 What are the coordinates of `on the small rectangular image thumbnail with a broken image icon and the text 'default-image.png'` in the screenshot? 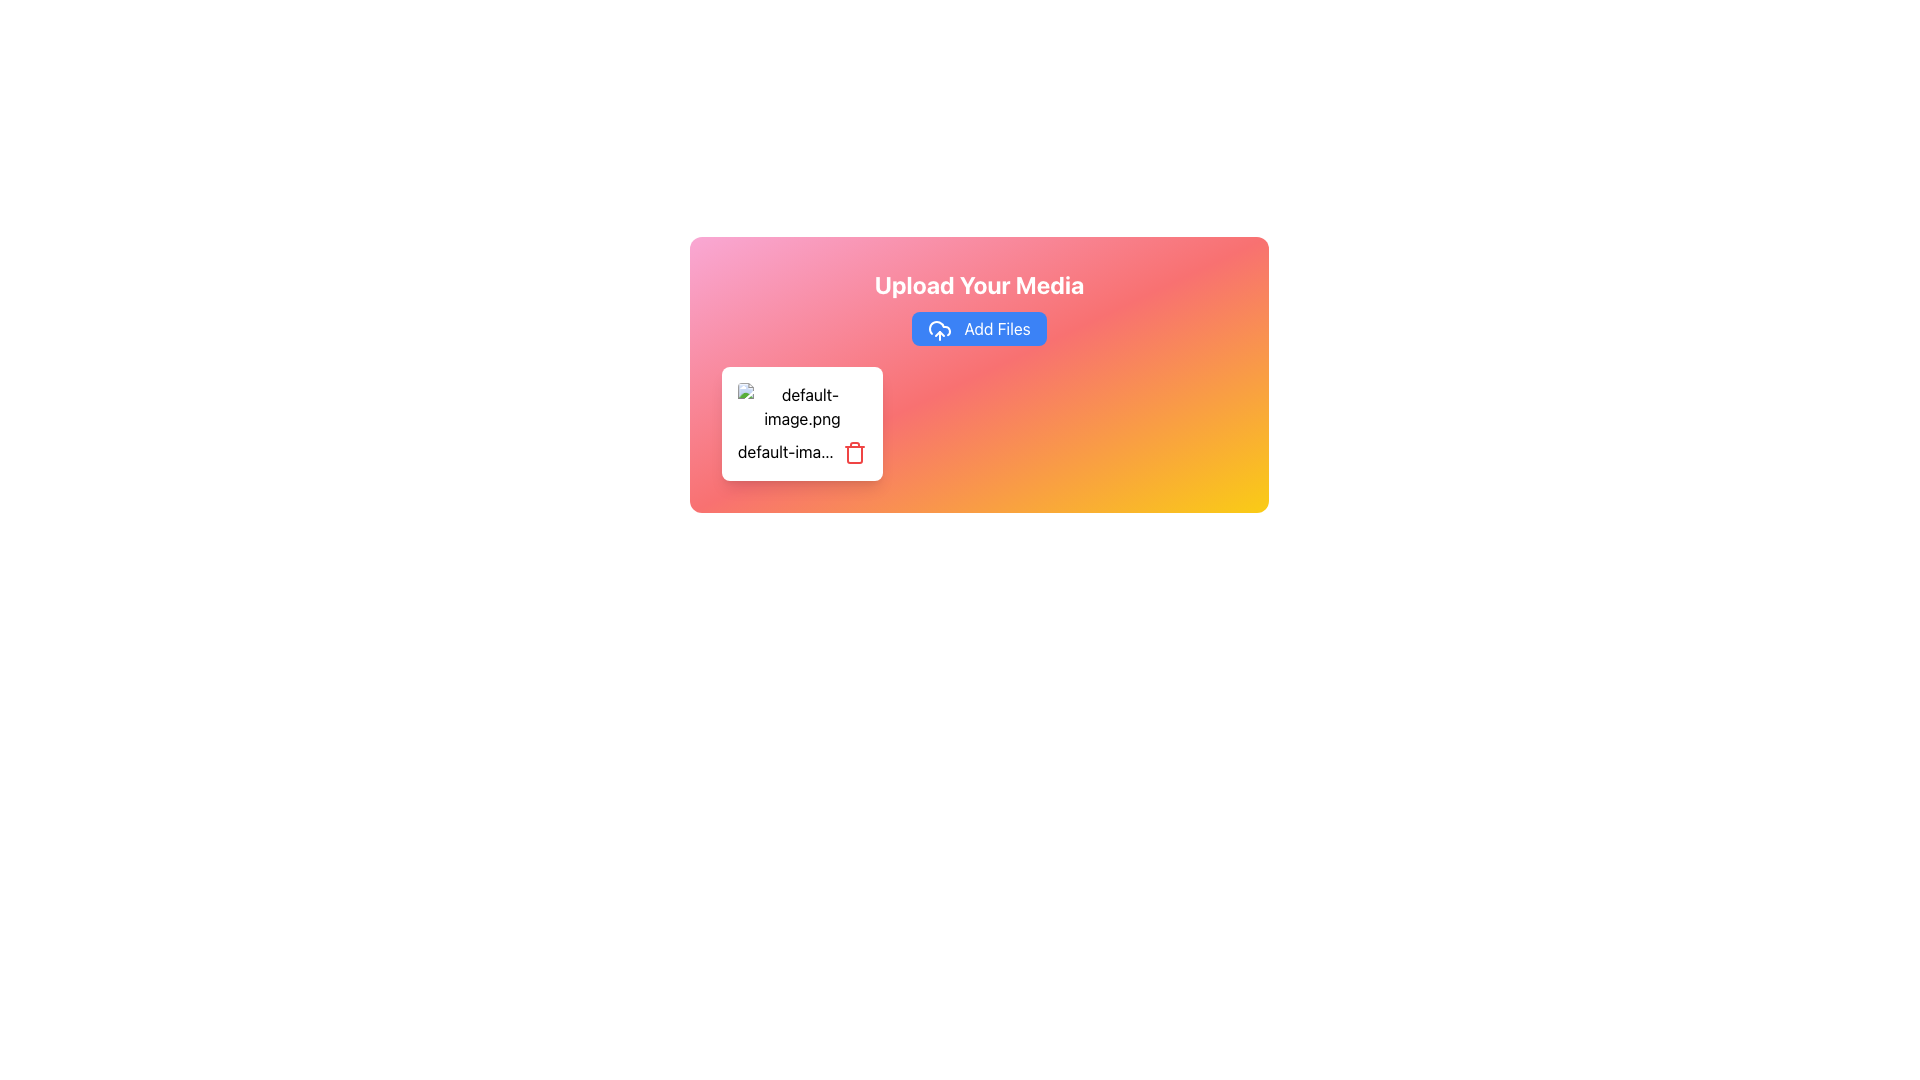 It's located at (802, 405).